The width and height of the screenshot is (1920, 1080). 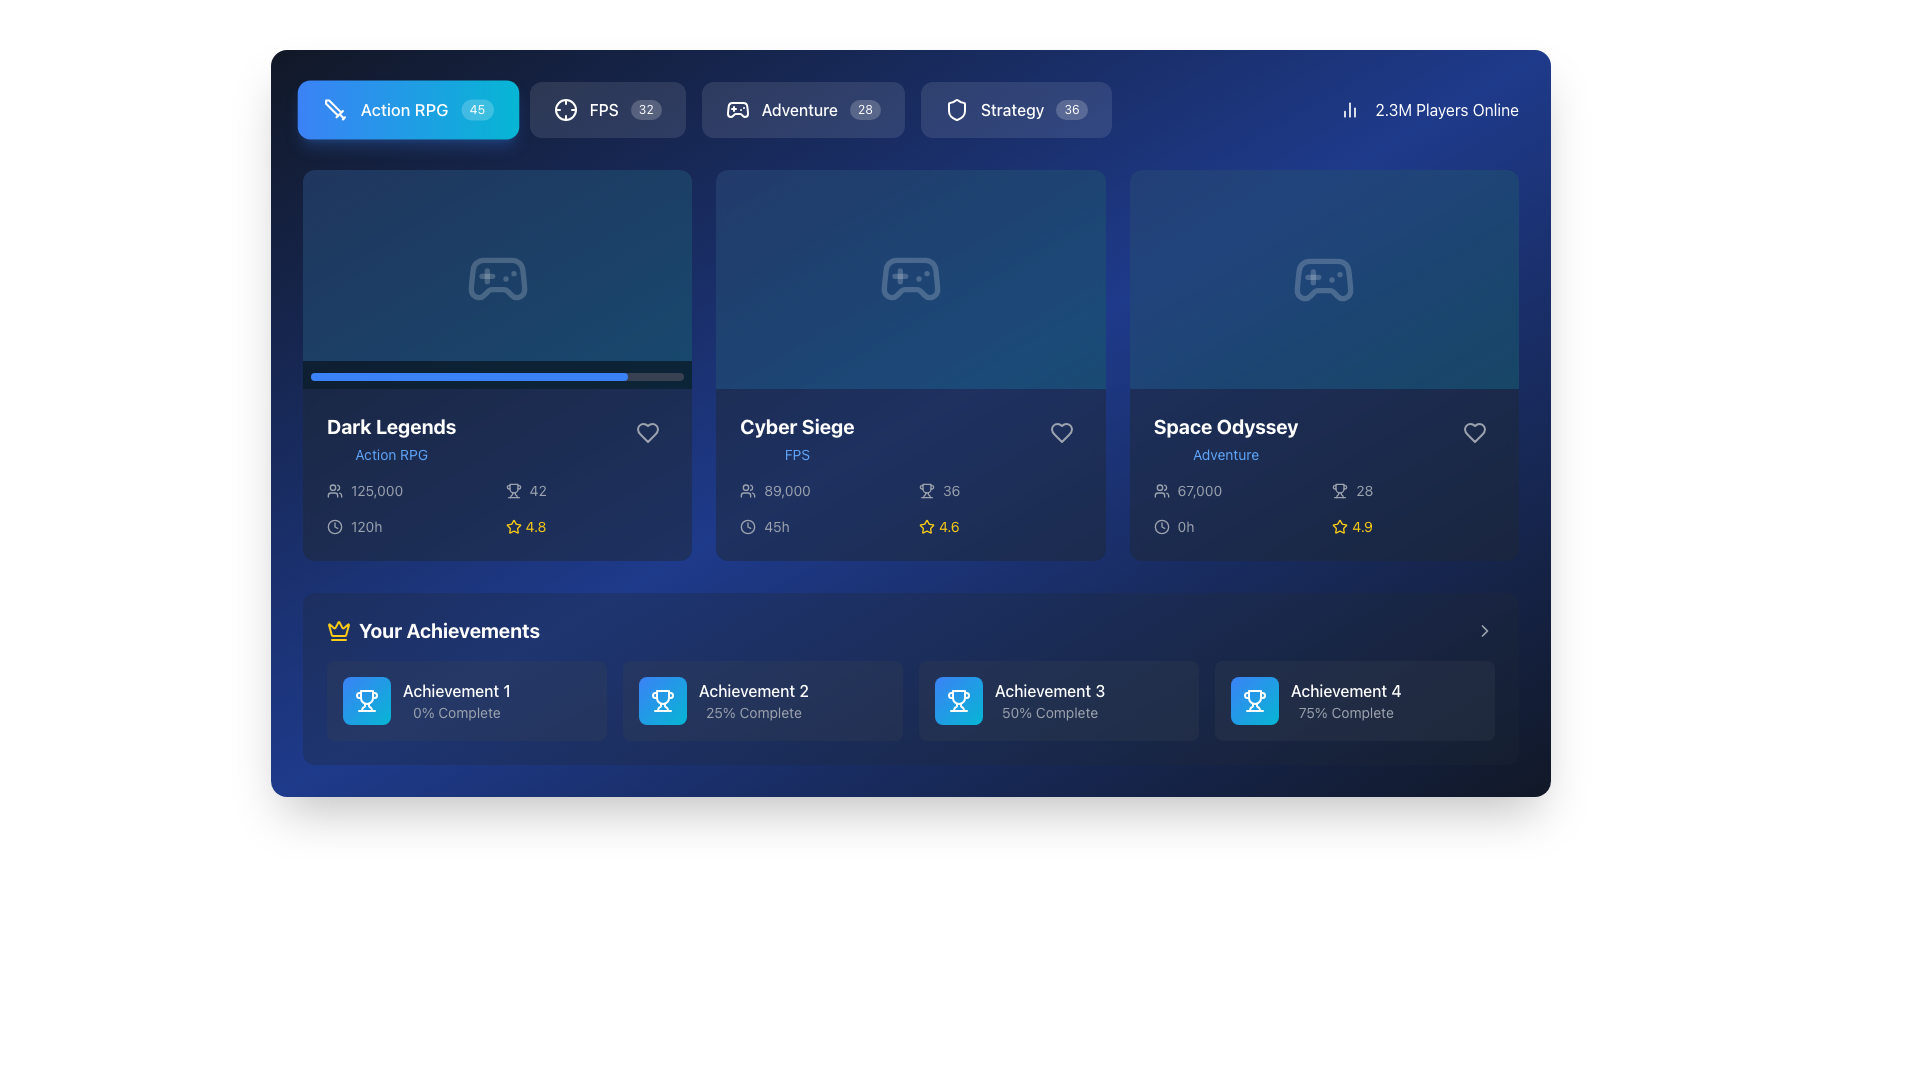 I want to click on the Text display that reads 'Space Odyssey' with a smaller subtitle 'Adventure', located in the third card of a horizontal list of cards, so click(x=1225, y=438).